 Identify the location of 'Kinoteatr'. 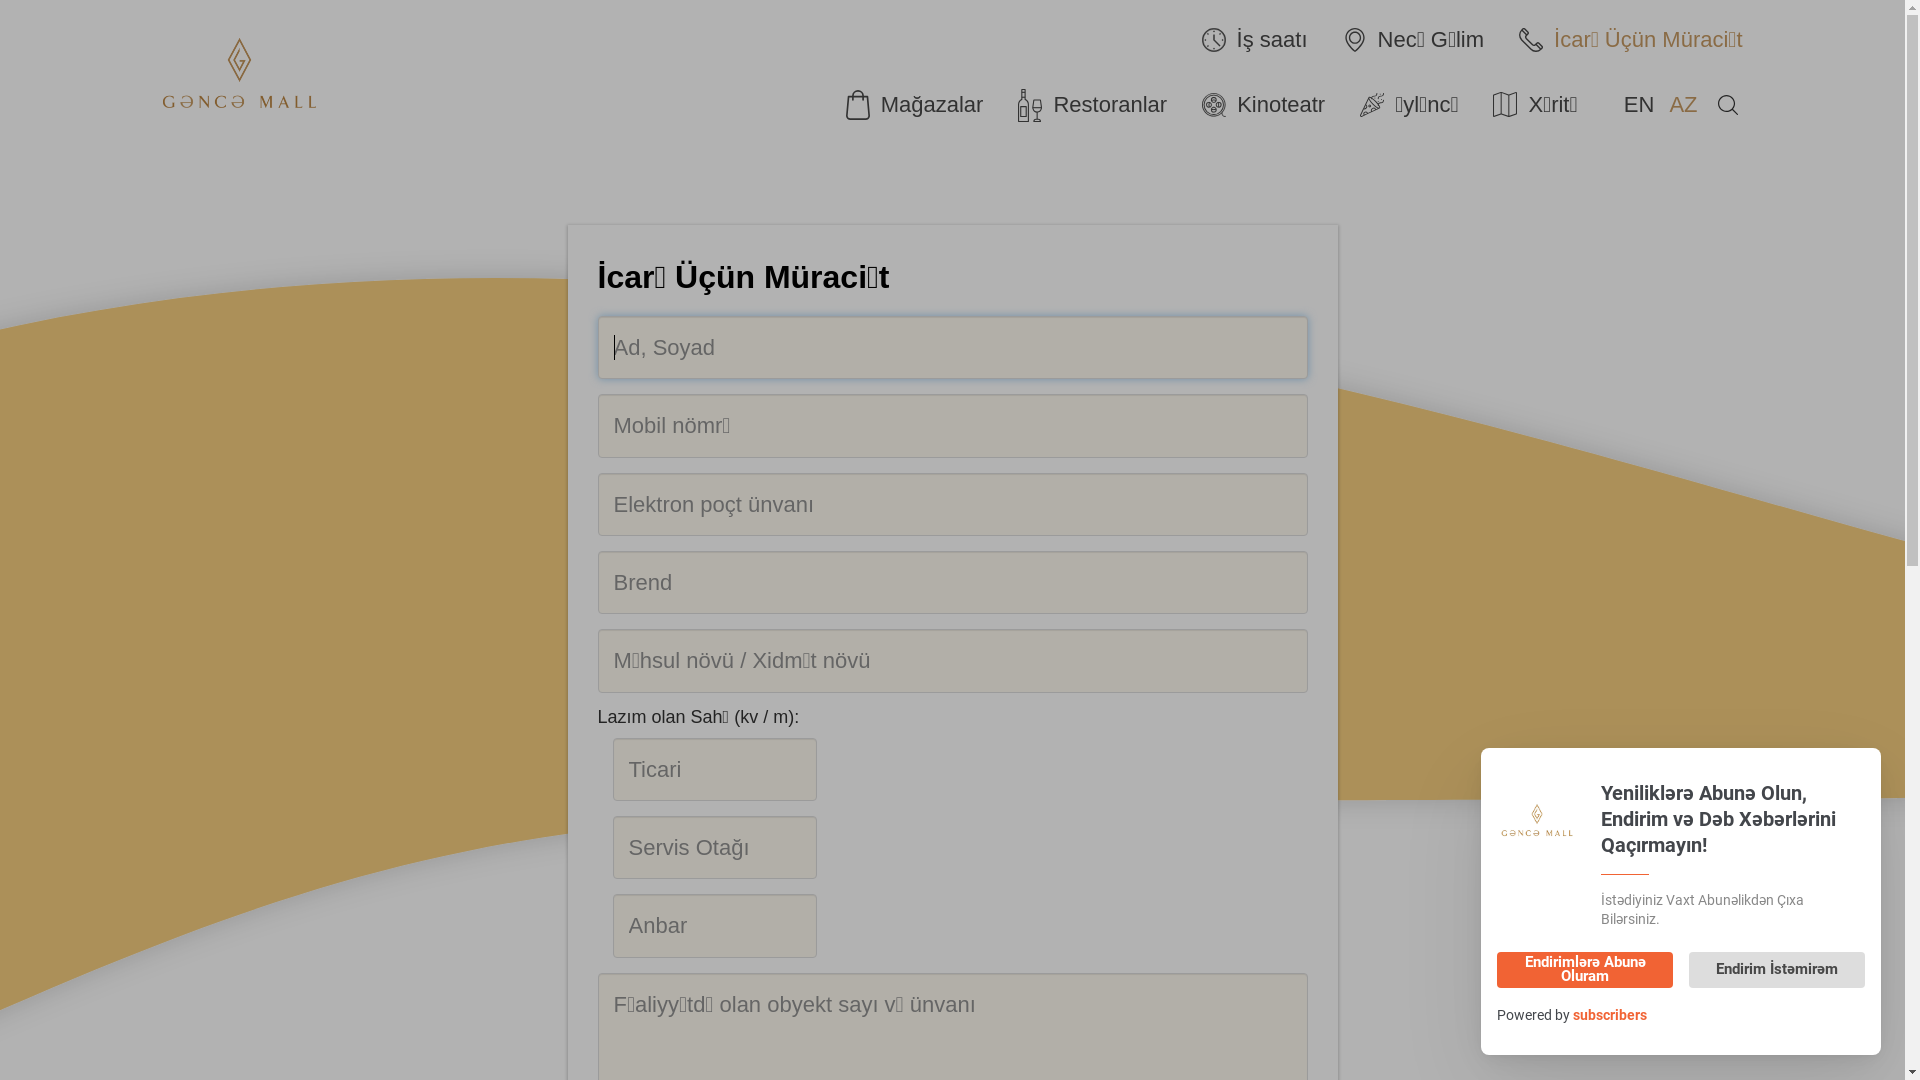
(1270, 104).